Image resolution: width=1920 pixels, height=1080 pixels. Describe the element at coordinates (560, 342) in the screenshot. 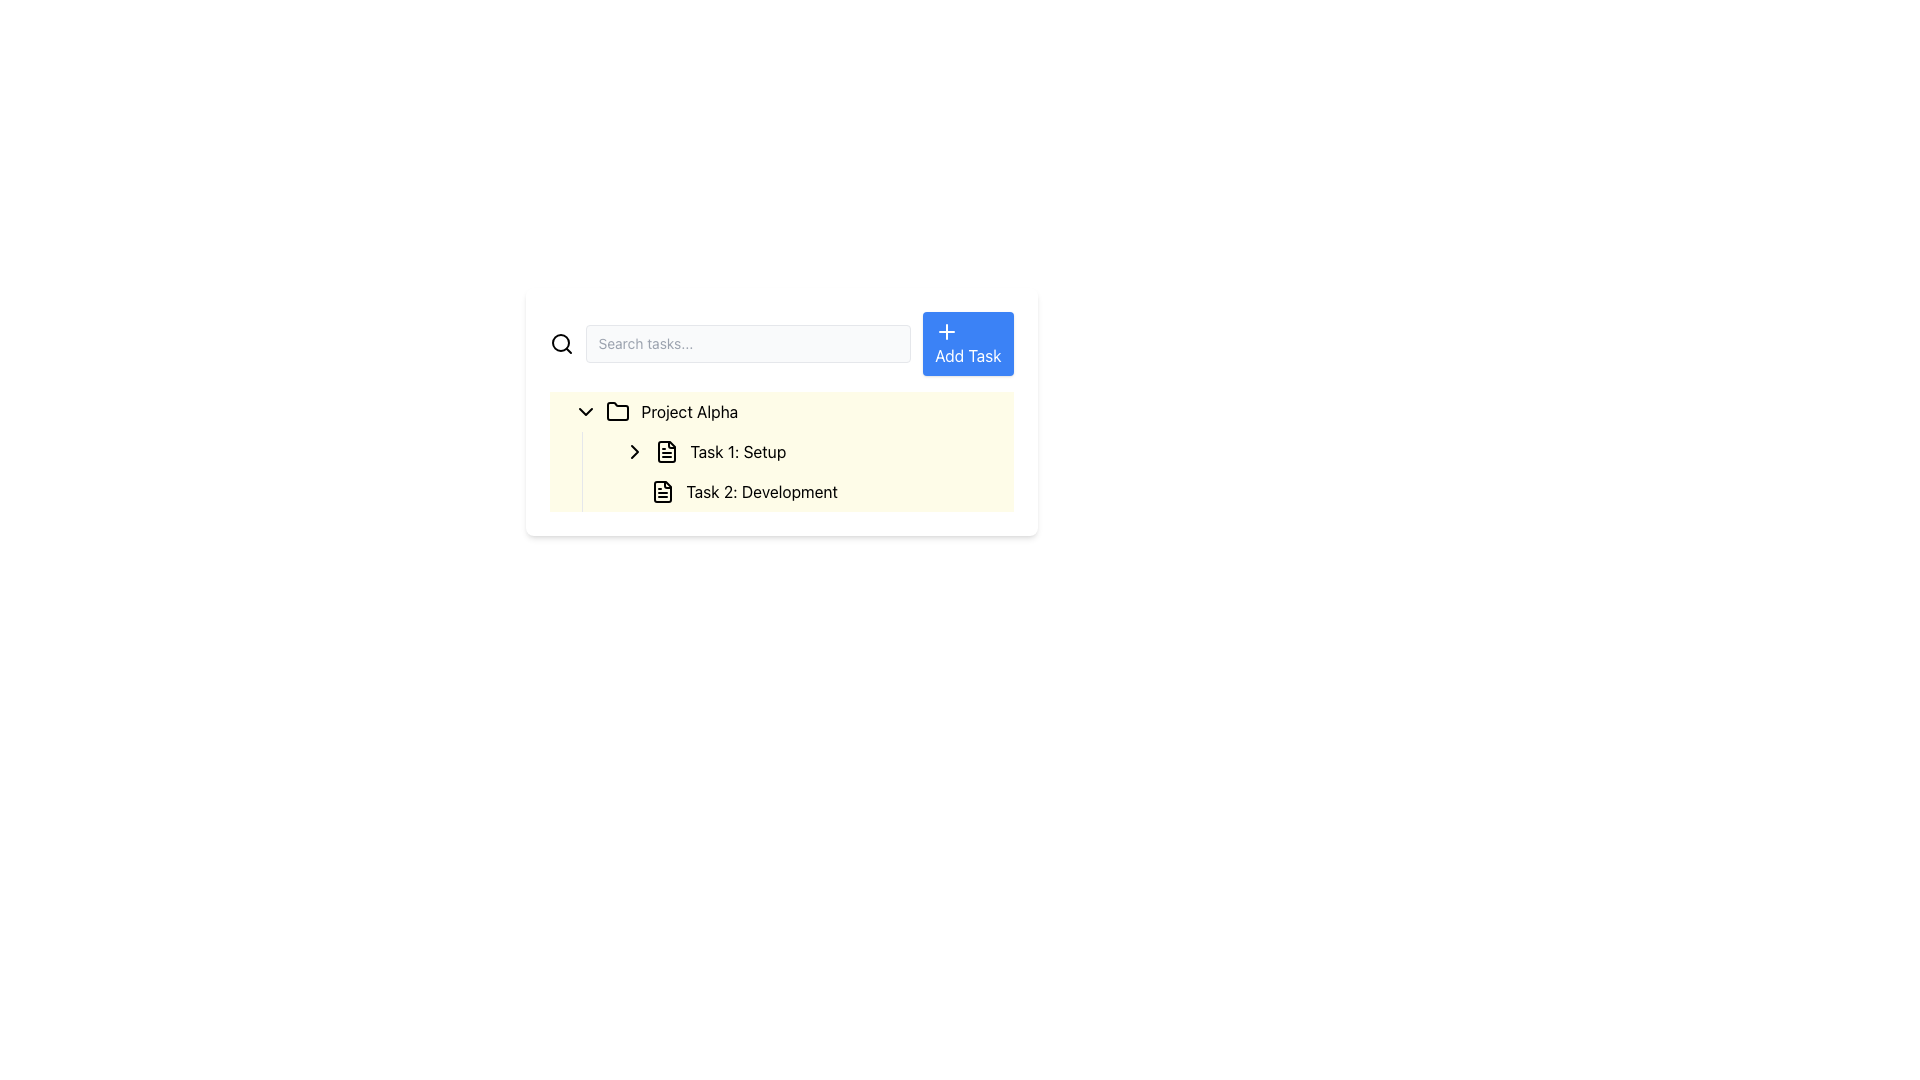

I see `the search icon represented as a magnifying glass with a circular frame, located at the leftmost side of the row containing the 'Search tasks...' input field` at that location.